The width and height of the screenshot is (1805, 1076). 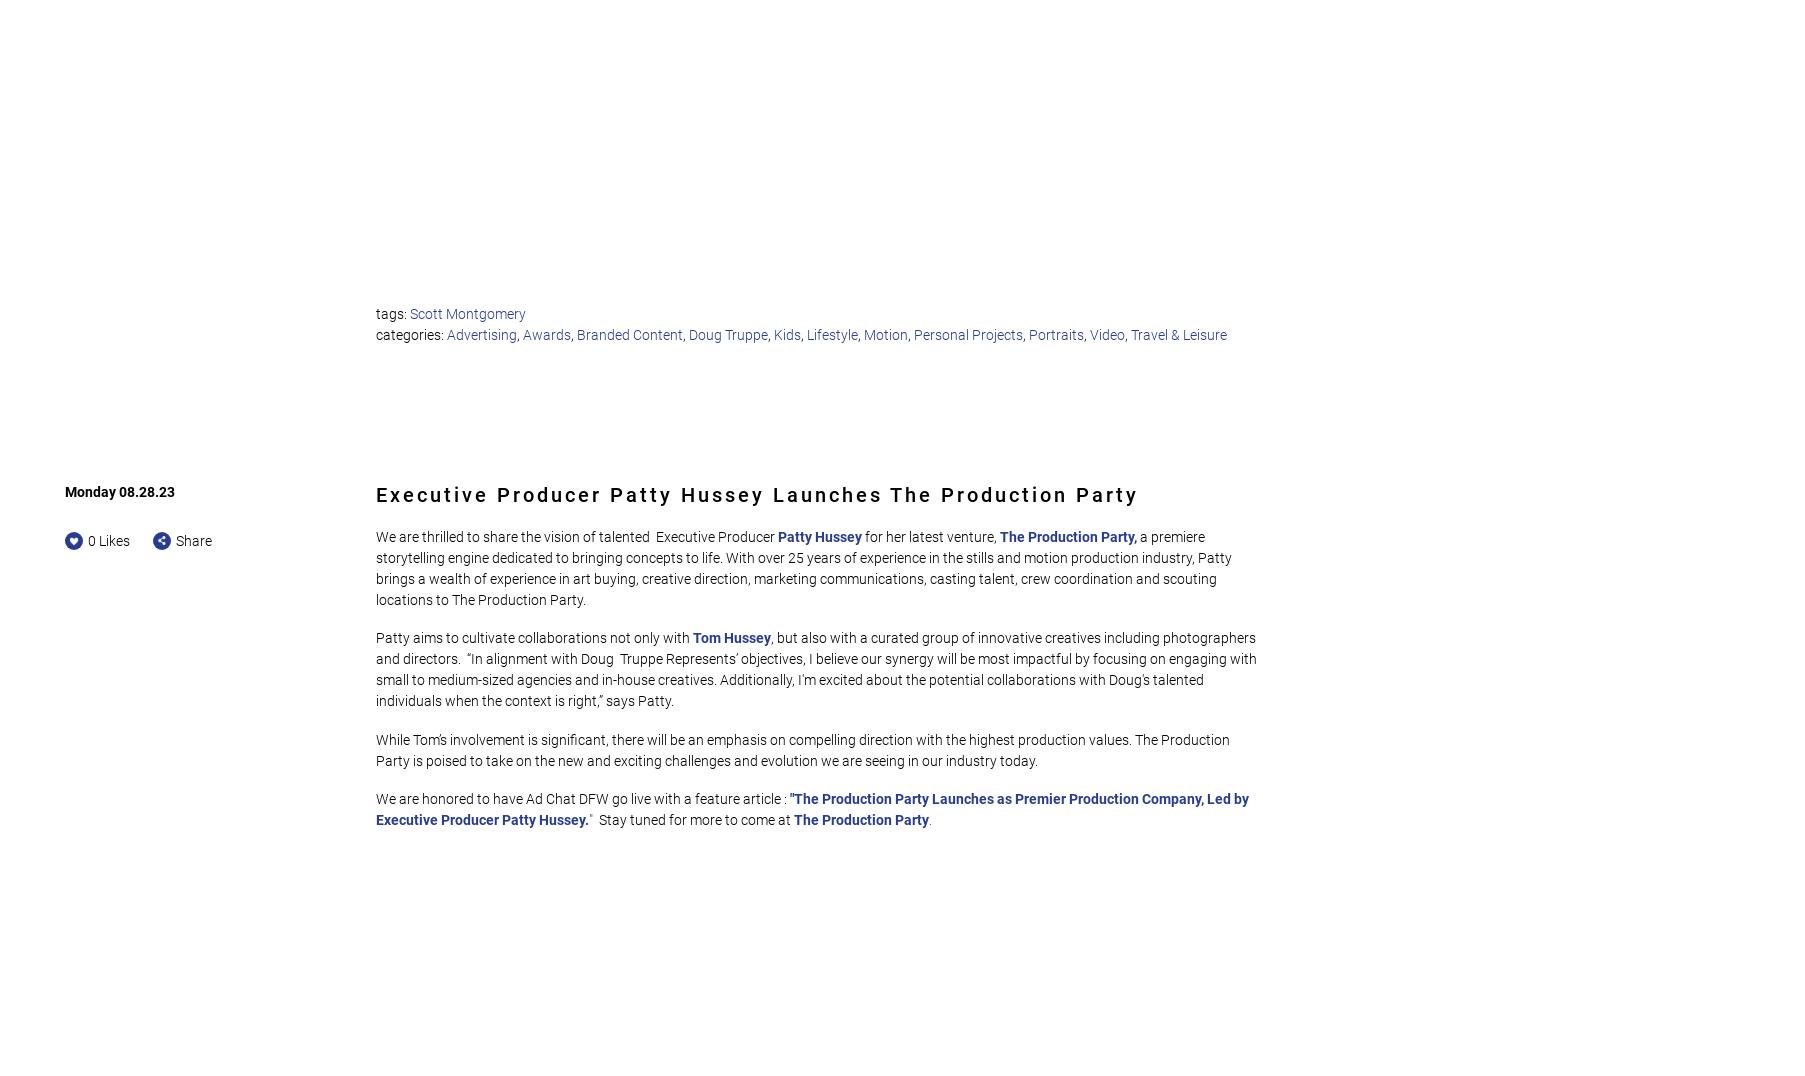 I want to click on 'categories:', so click(x=411, y=333).